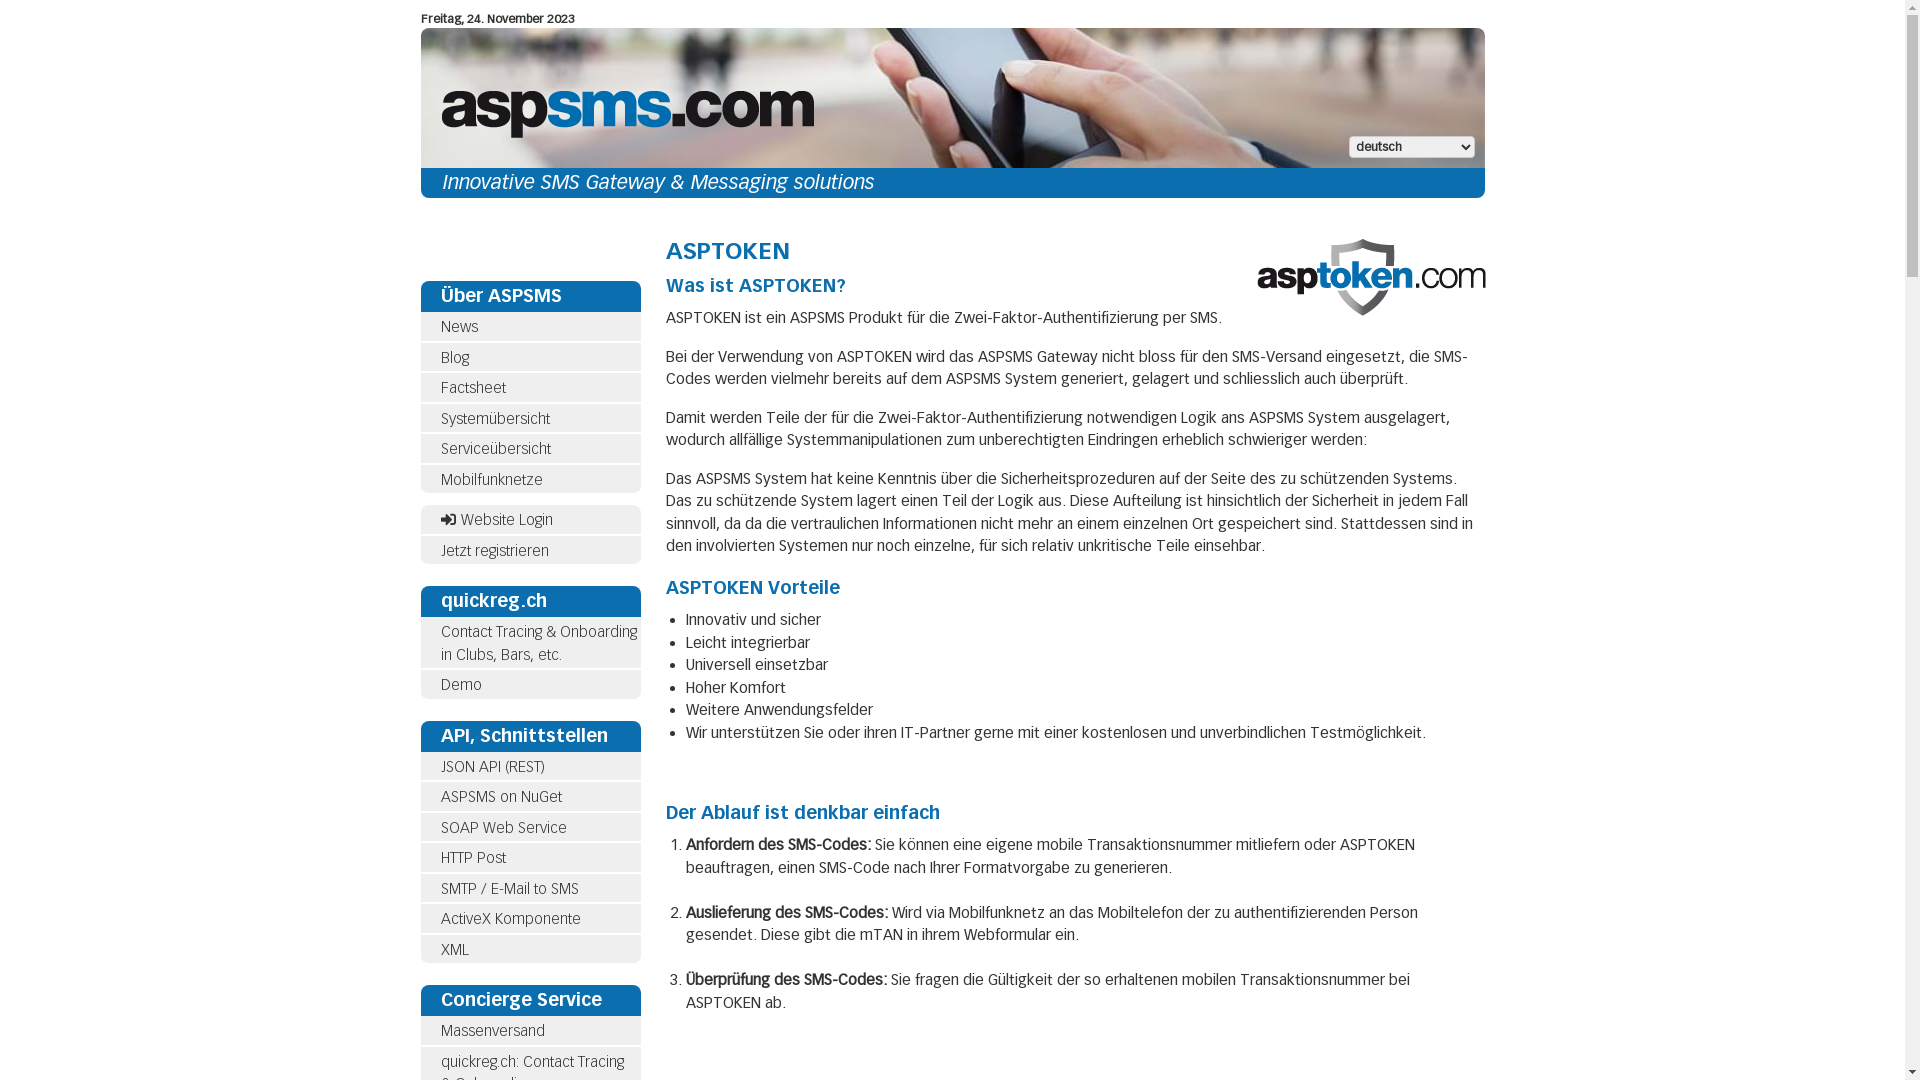 This screenshot has height=1080, width=1920. I want to click on 'Contact Tracing & Onboarding, so click(529, 643).